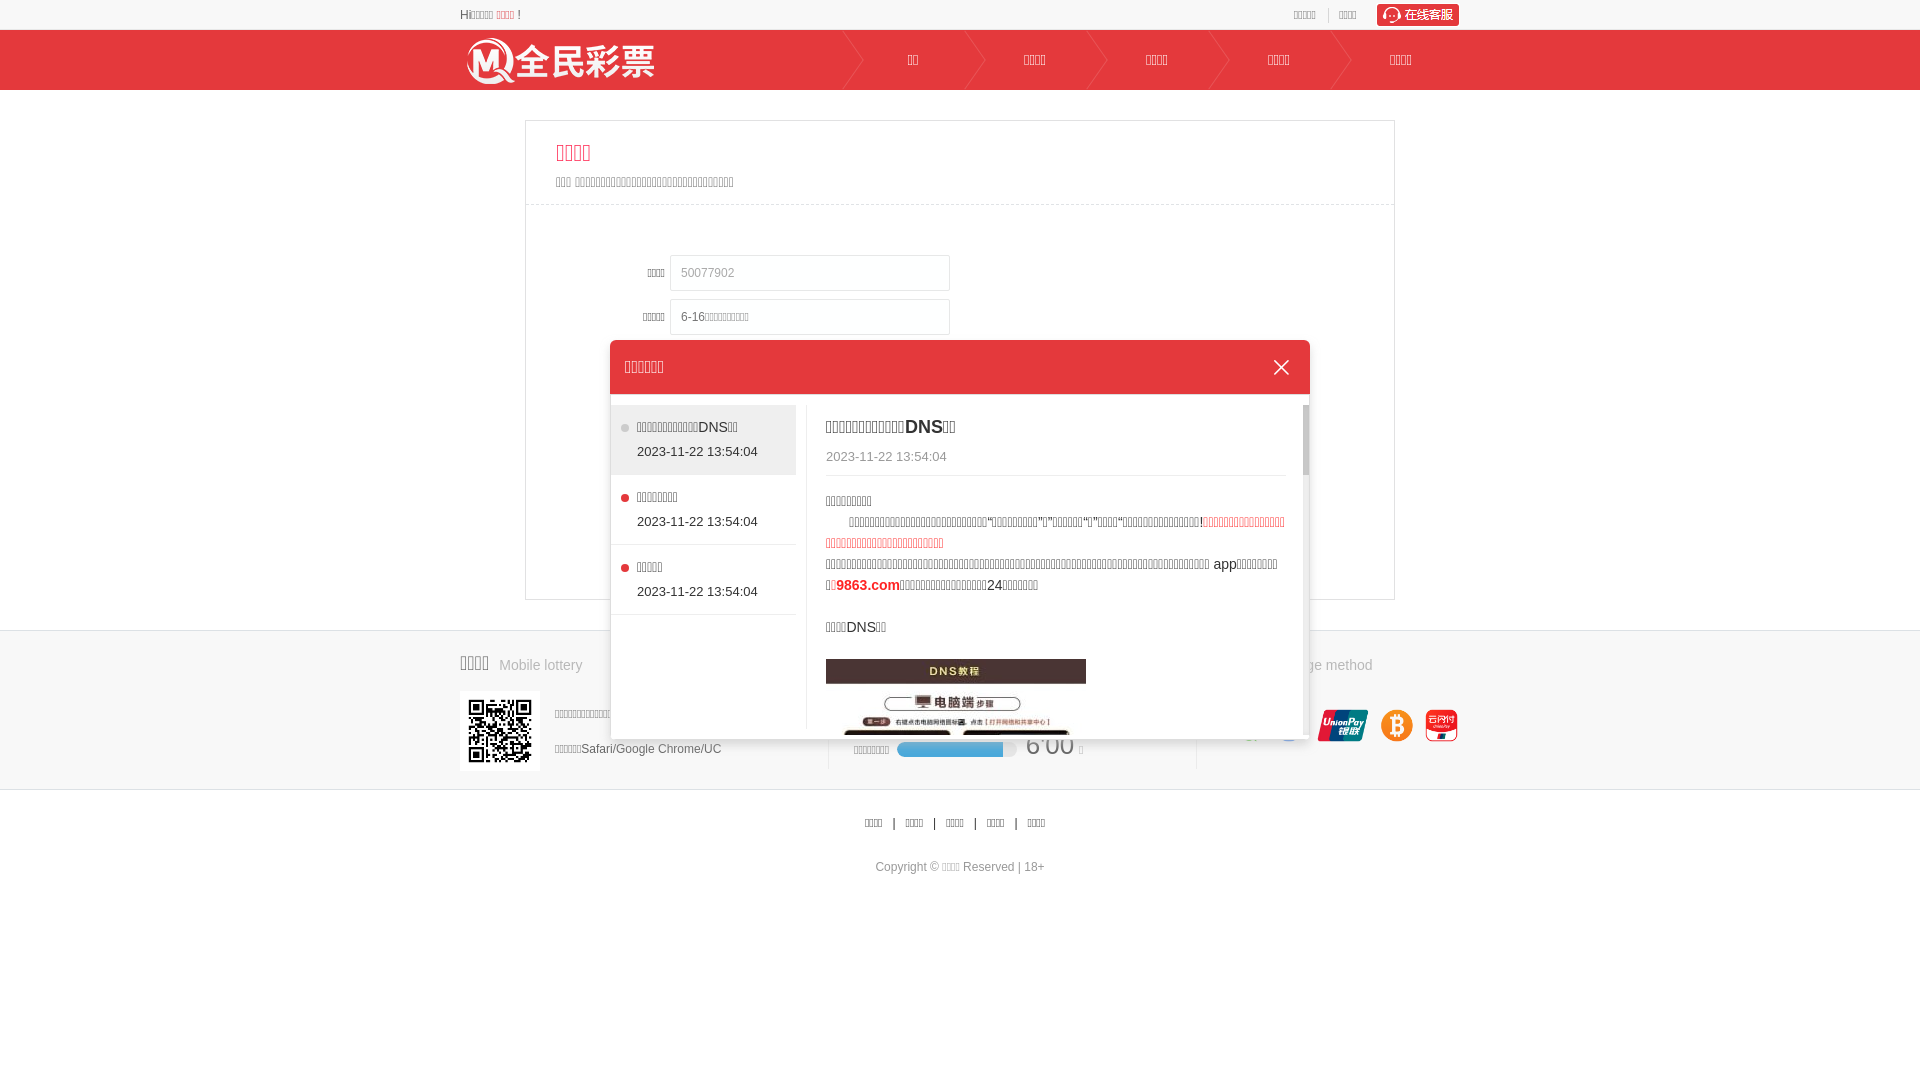  I want to click on '|', so click(892, 823).